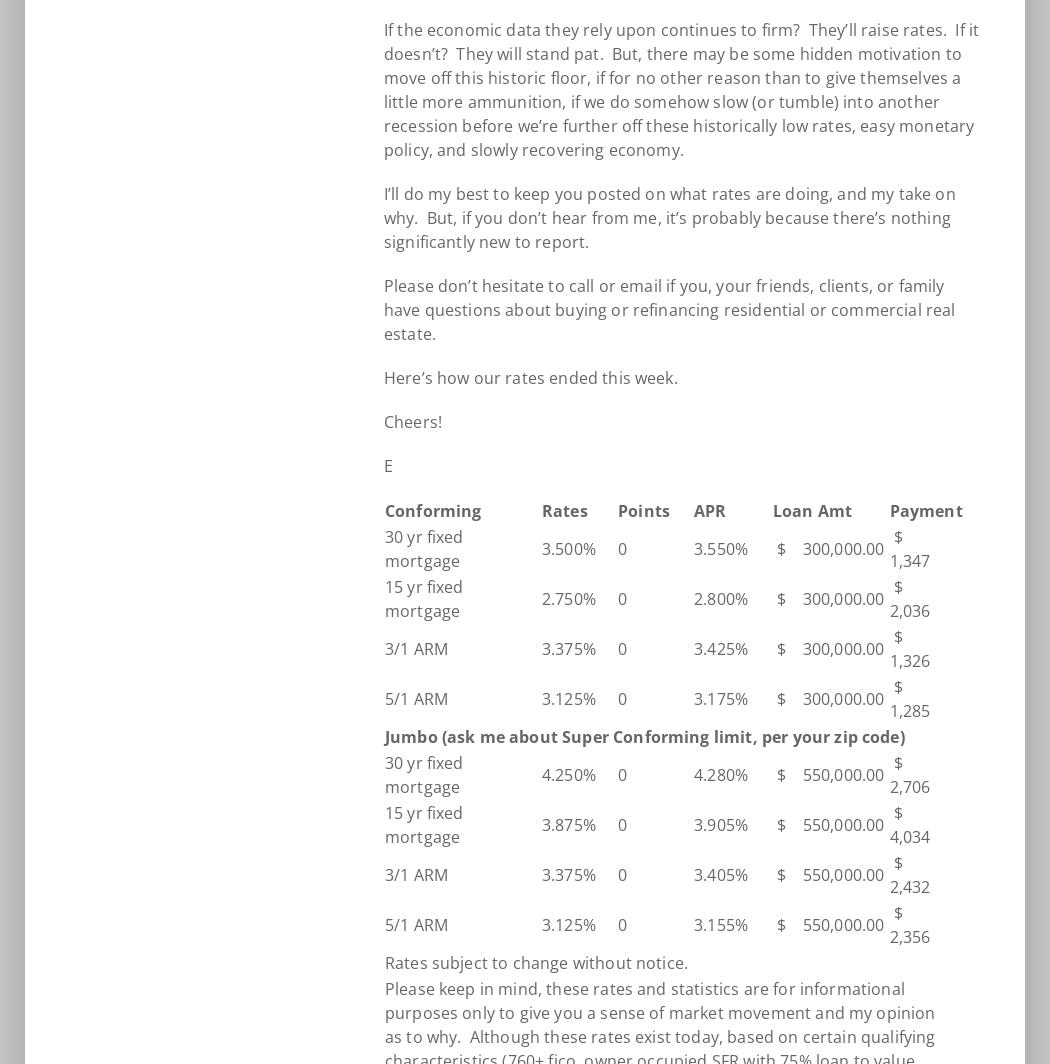 The height and width of the screenshot is (1064, 1050). What do you see at coordinates (914, 825) in the screenshot?
I see `'$          4,034'` at bounding box center [914, 825].